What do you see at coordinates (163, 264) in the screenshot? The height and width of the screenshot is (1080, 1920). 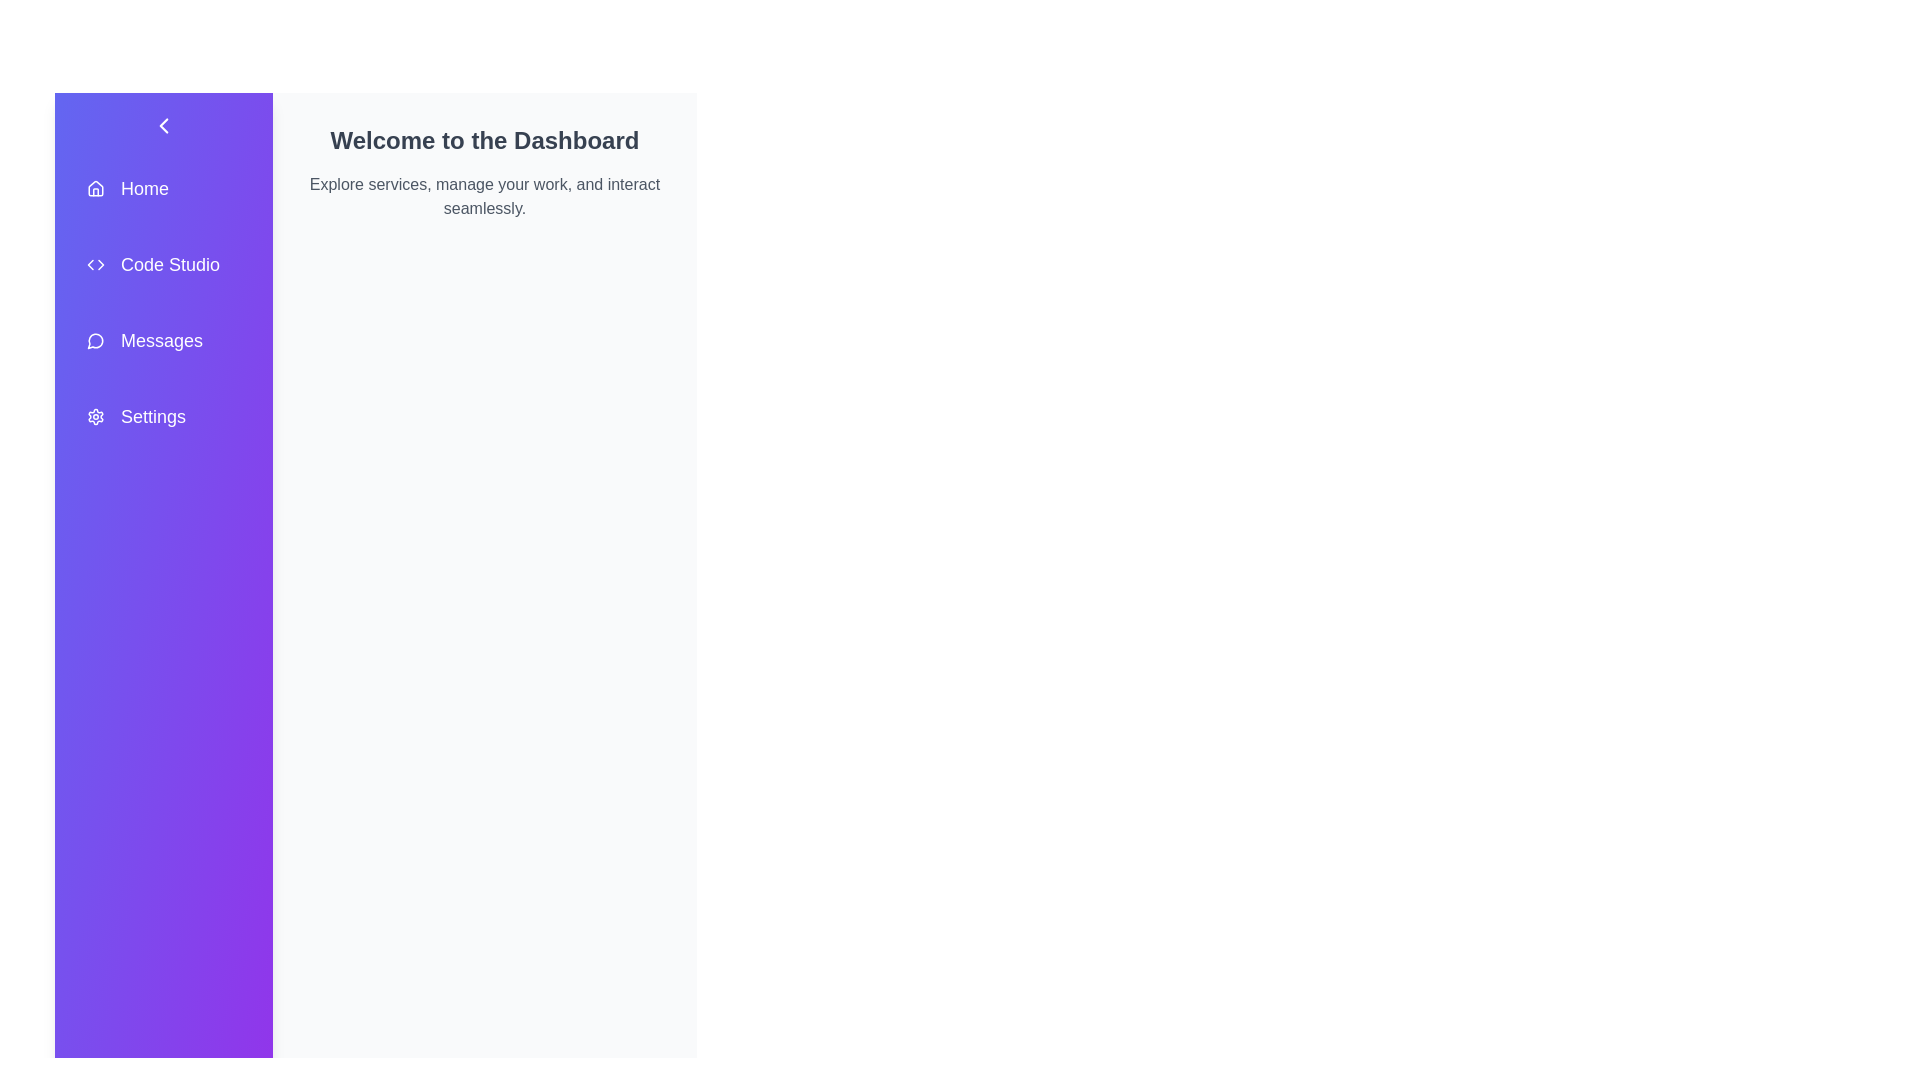 I see `the menu item labeled 'Code Studio' to observe its hover effect` at bounding box center [163, 264].